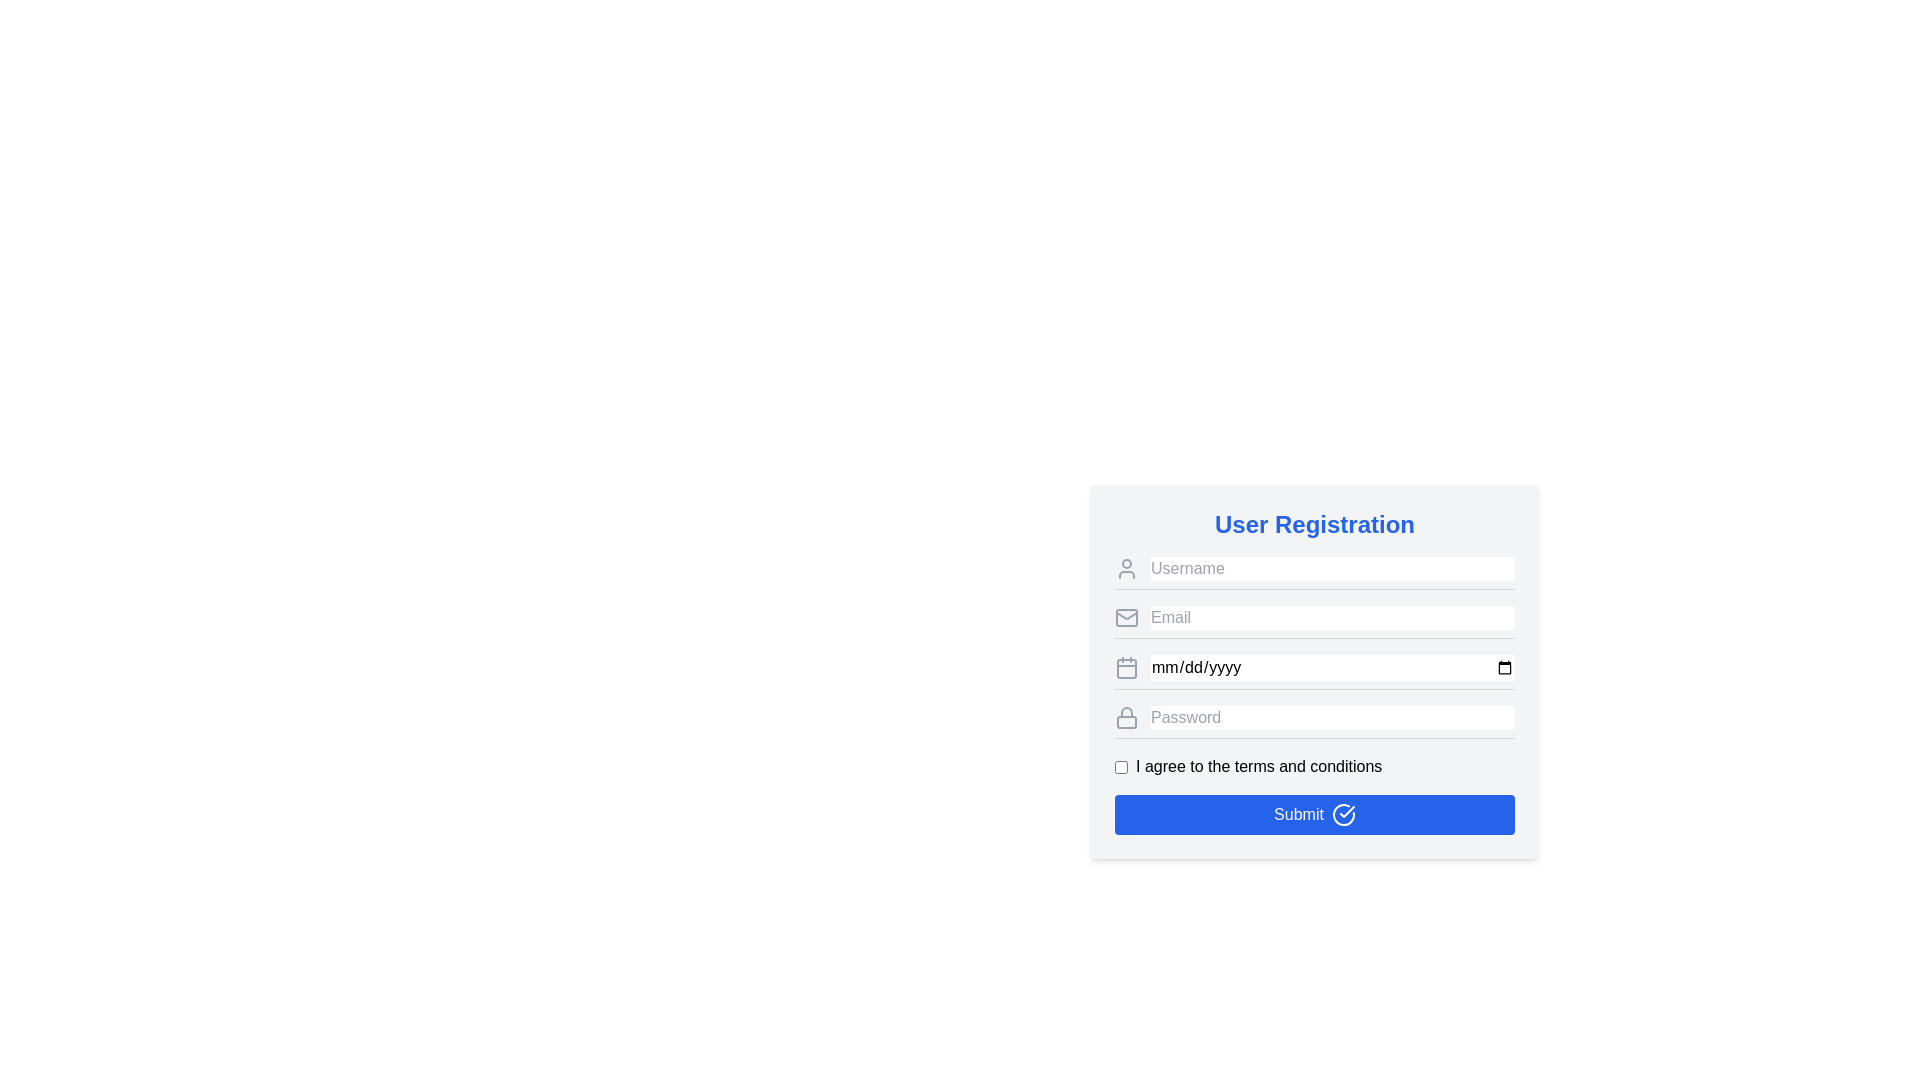  I want to click on the small light gray email icon, which resembles an envelope and is located to the left of the 'Email' text input field in the User Registration form, so click(1127, 616).